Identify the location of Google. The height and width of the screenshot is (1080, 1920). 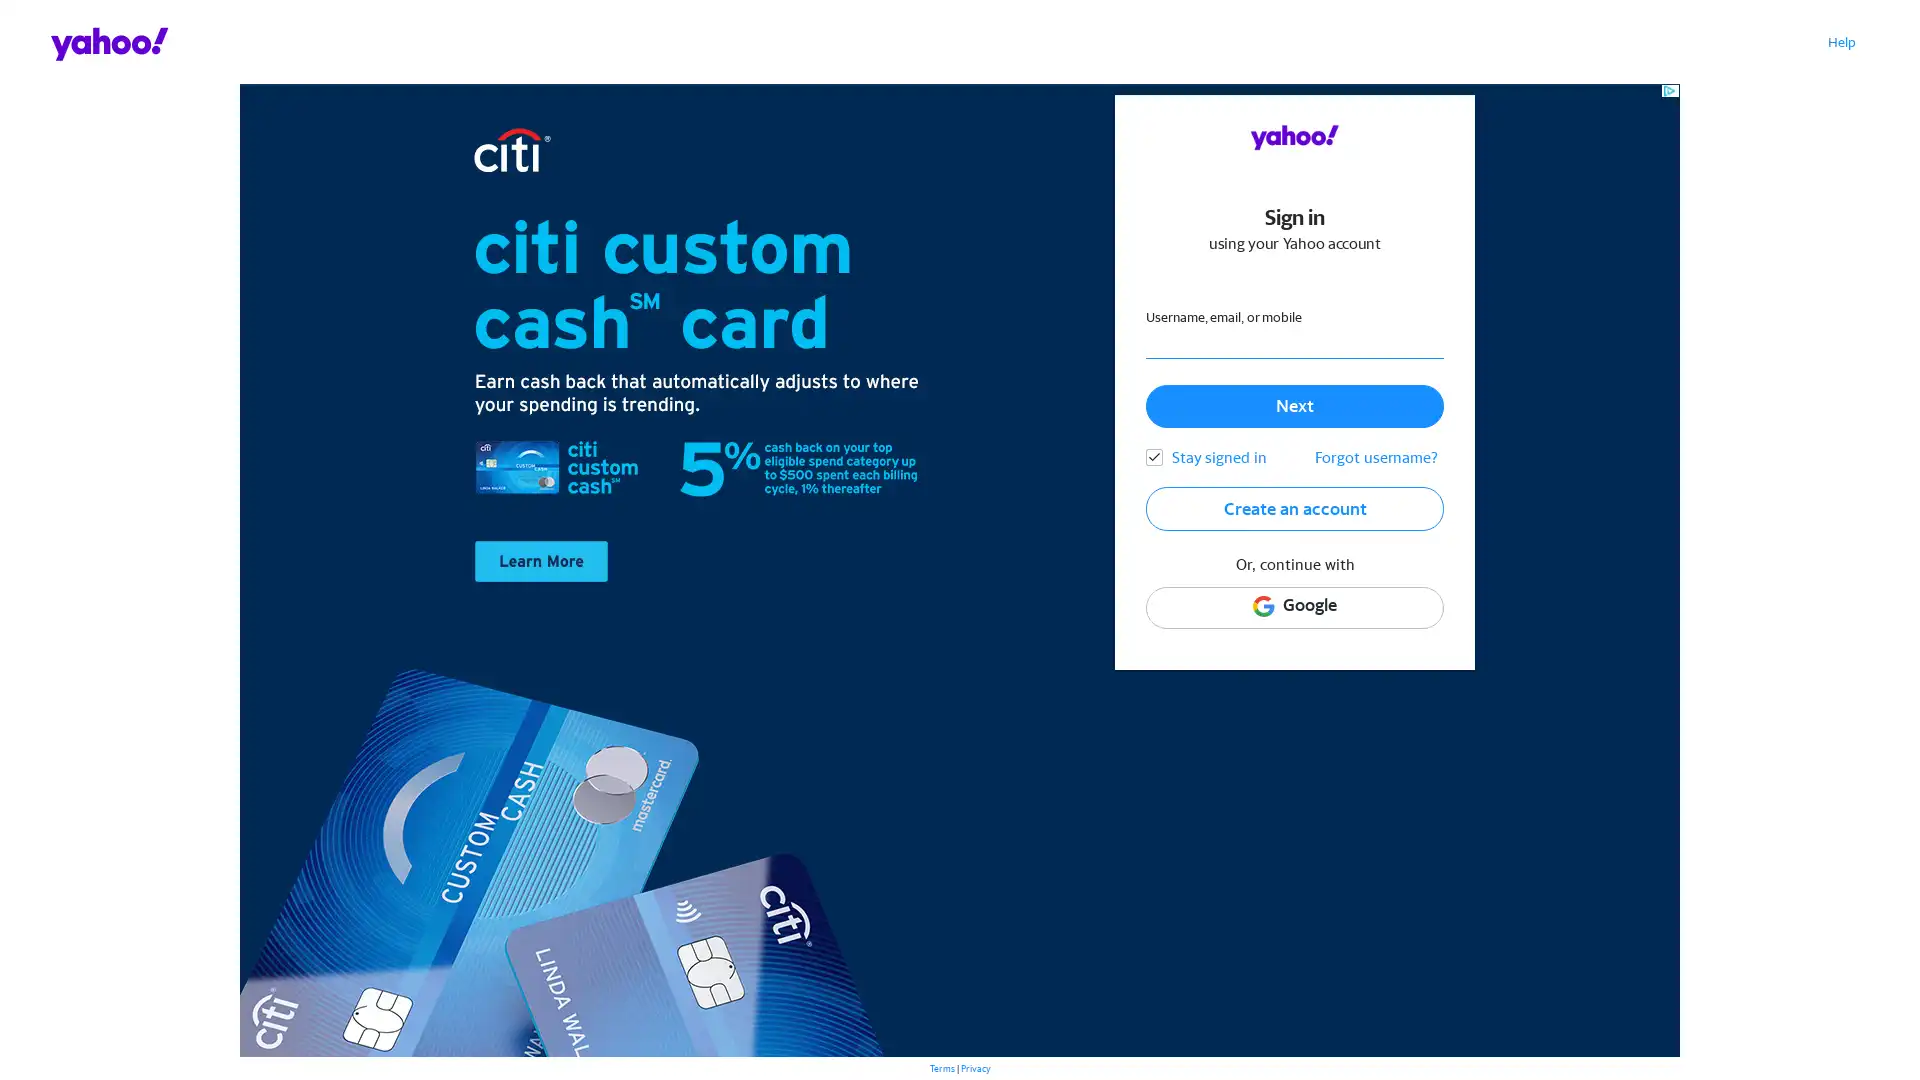
(1294, 606).